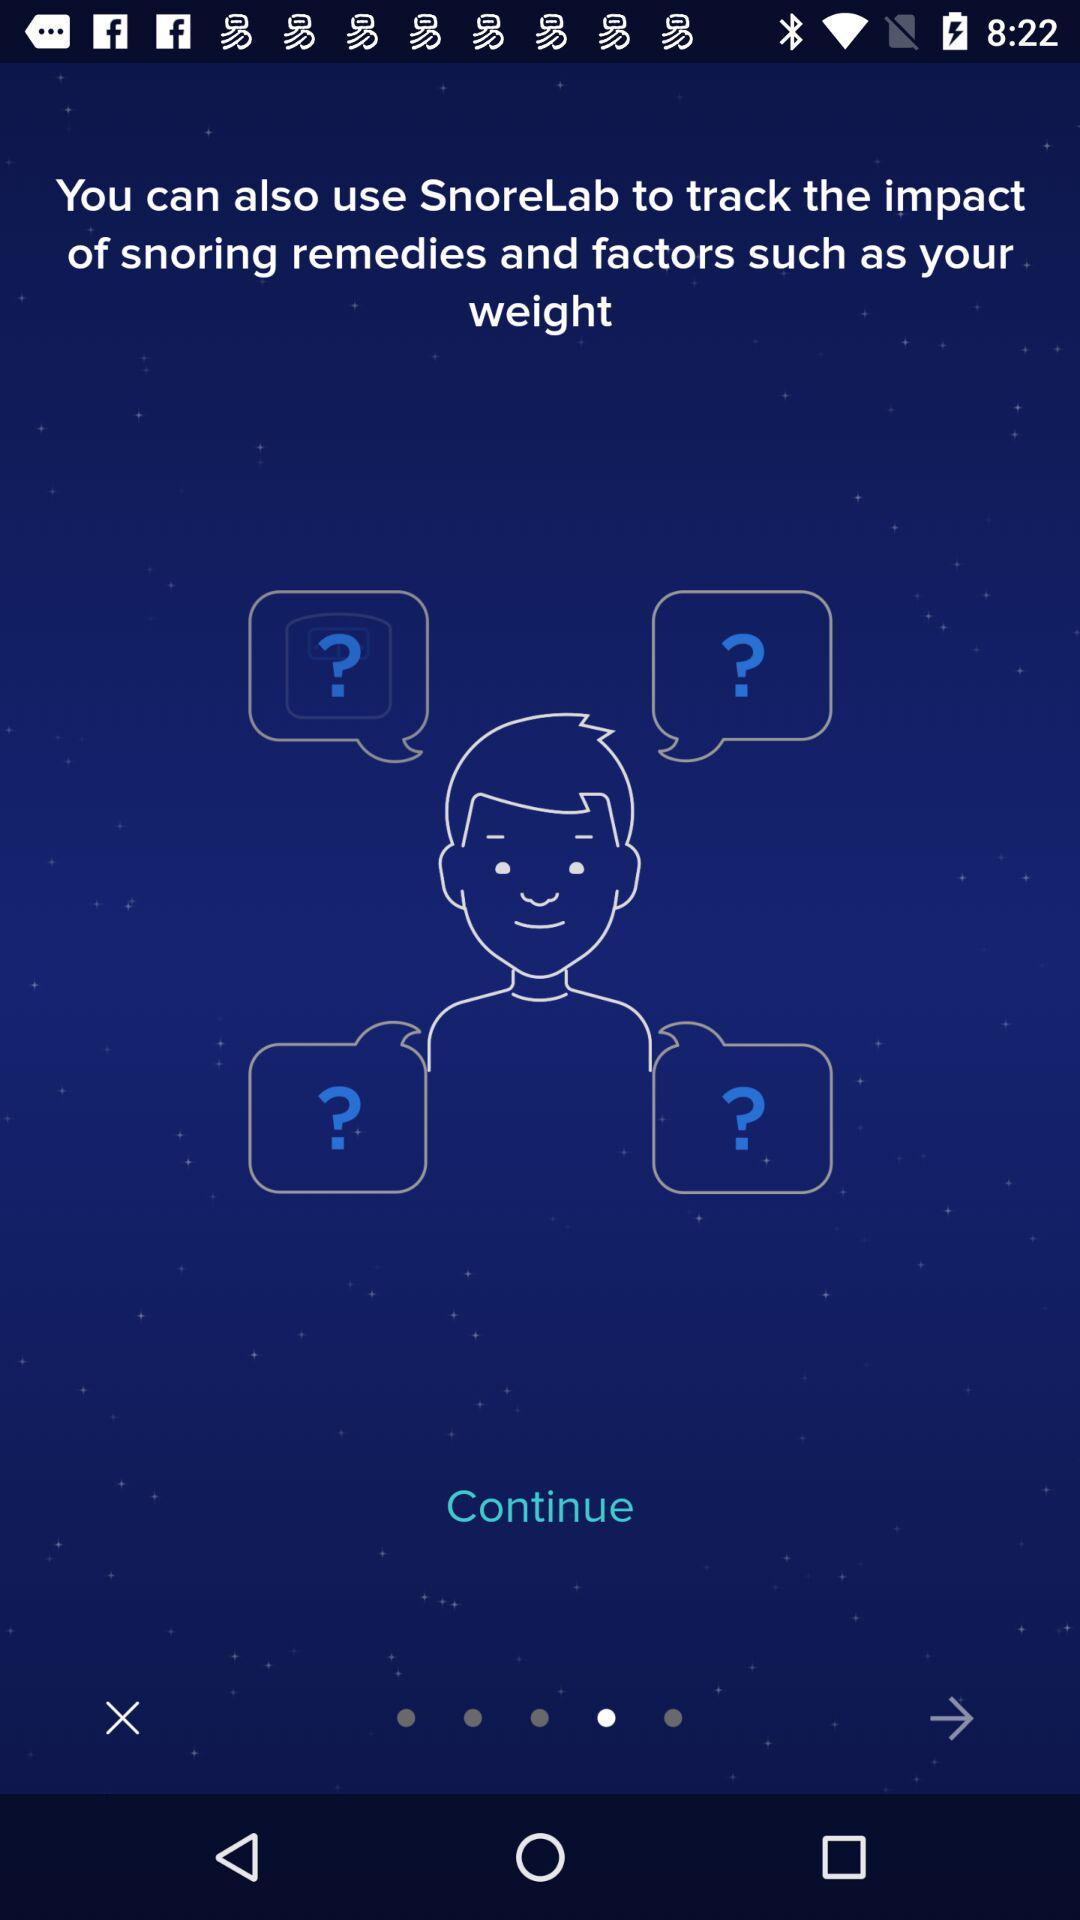 This screenshot has height=1920, width=1080. Describe the element at coordinates (951, 1717) in the screenshot. I see `continue to next page` at that location.